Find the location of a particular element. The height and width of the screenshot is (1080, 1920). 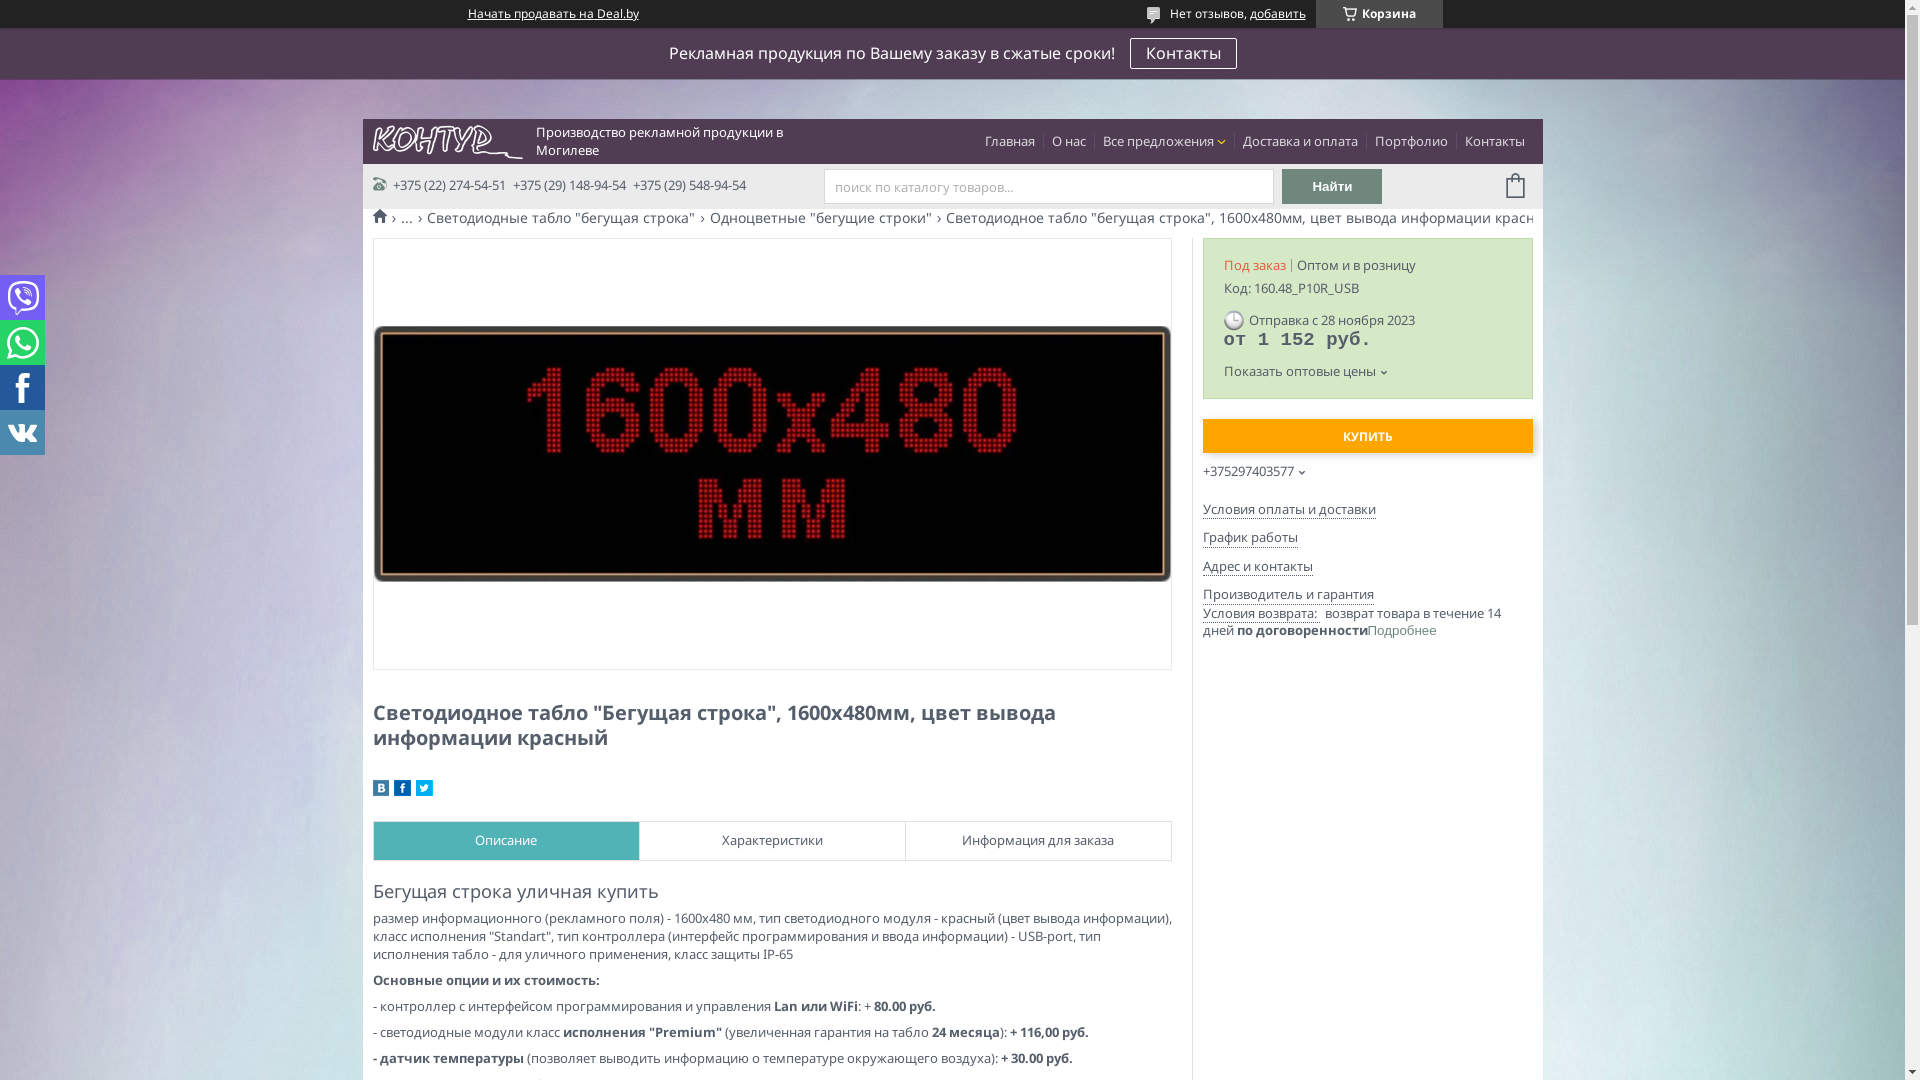

'facebook' is located at coordinates (401, 789).